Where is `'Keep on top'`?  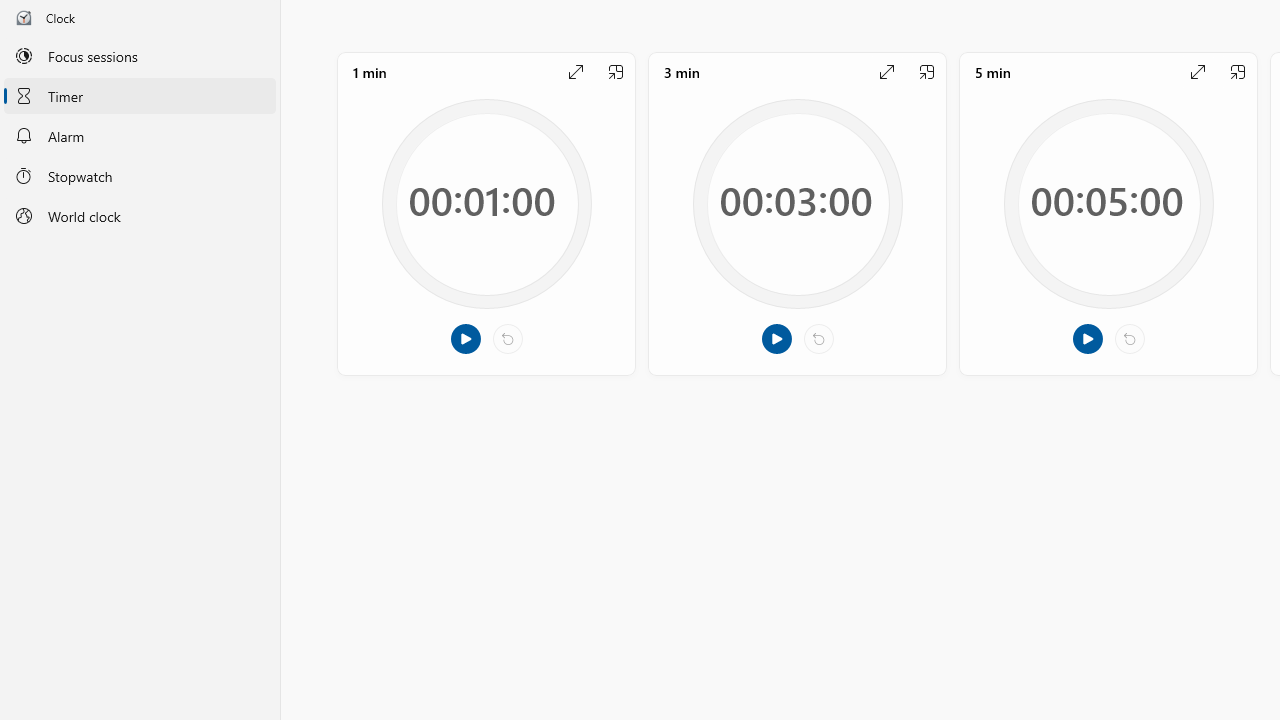
'Keep on top' is located at coordinates (1237, 71).